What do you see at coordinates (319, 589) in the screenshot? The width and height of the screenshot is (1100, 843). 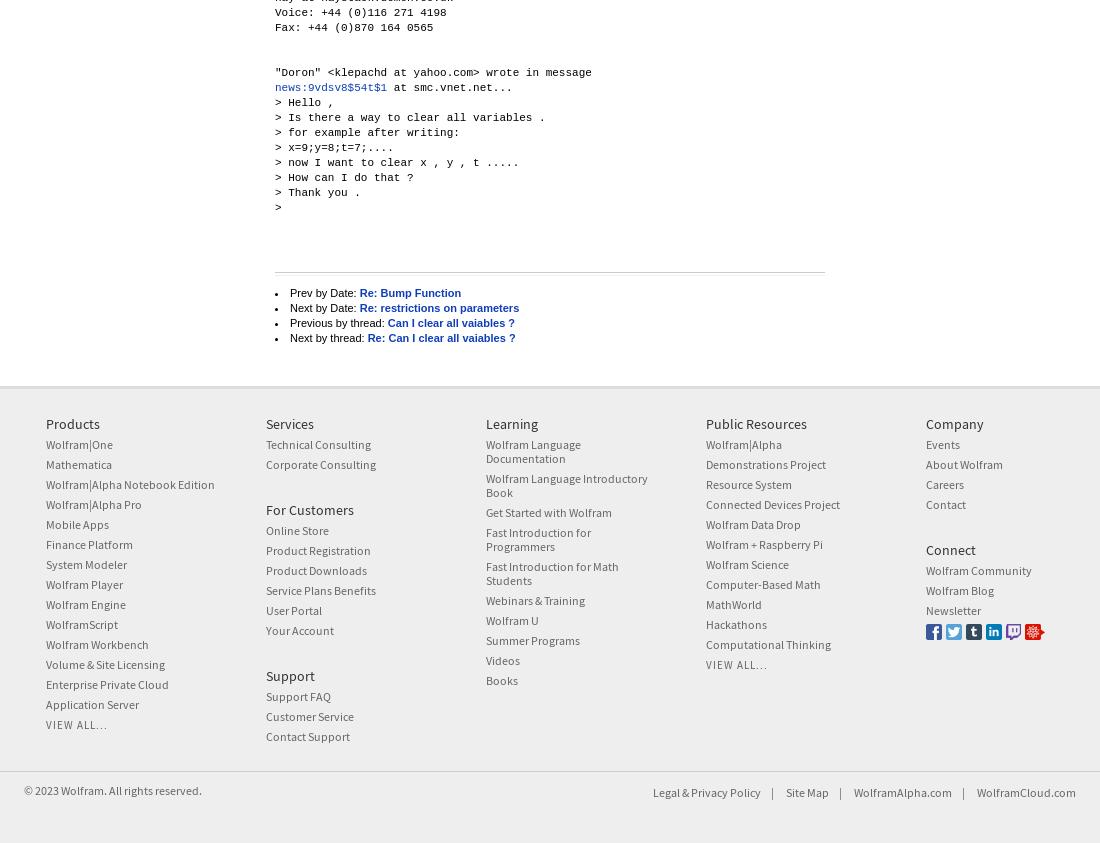 I see `'Service Plans Benefits'` at bounding box center [319, 589].